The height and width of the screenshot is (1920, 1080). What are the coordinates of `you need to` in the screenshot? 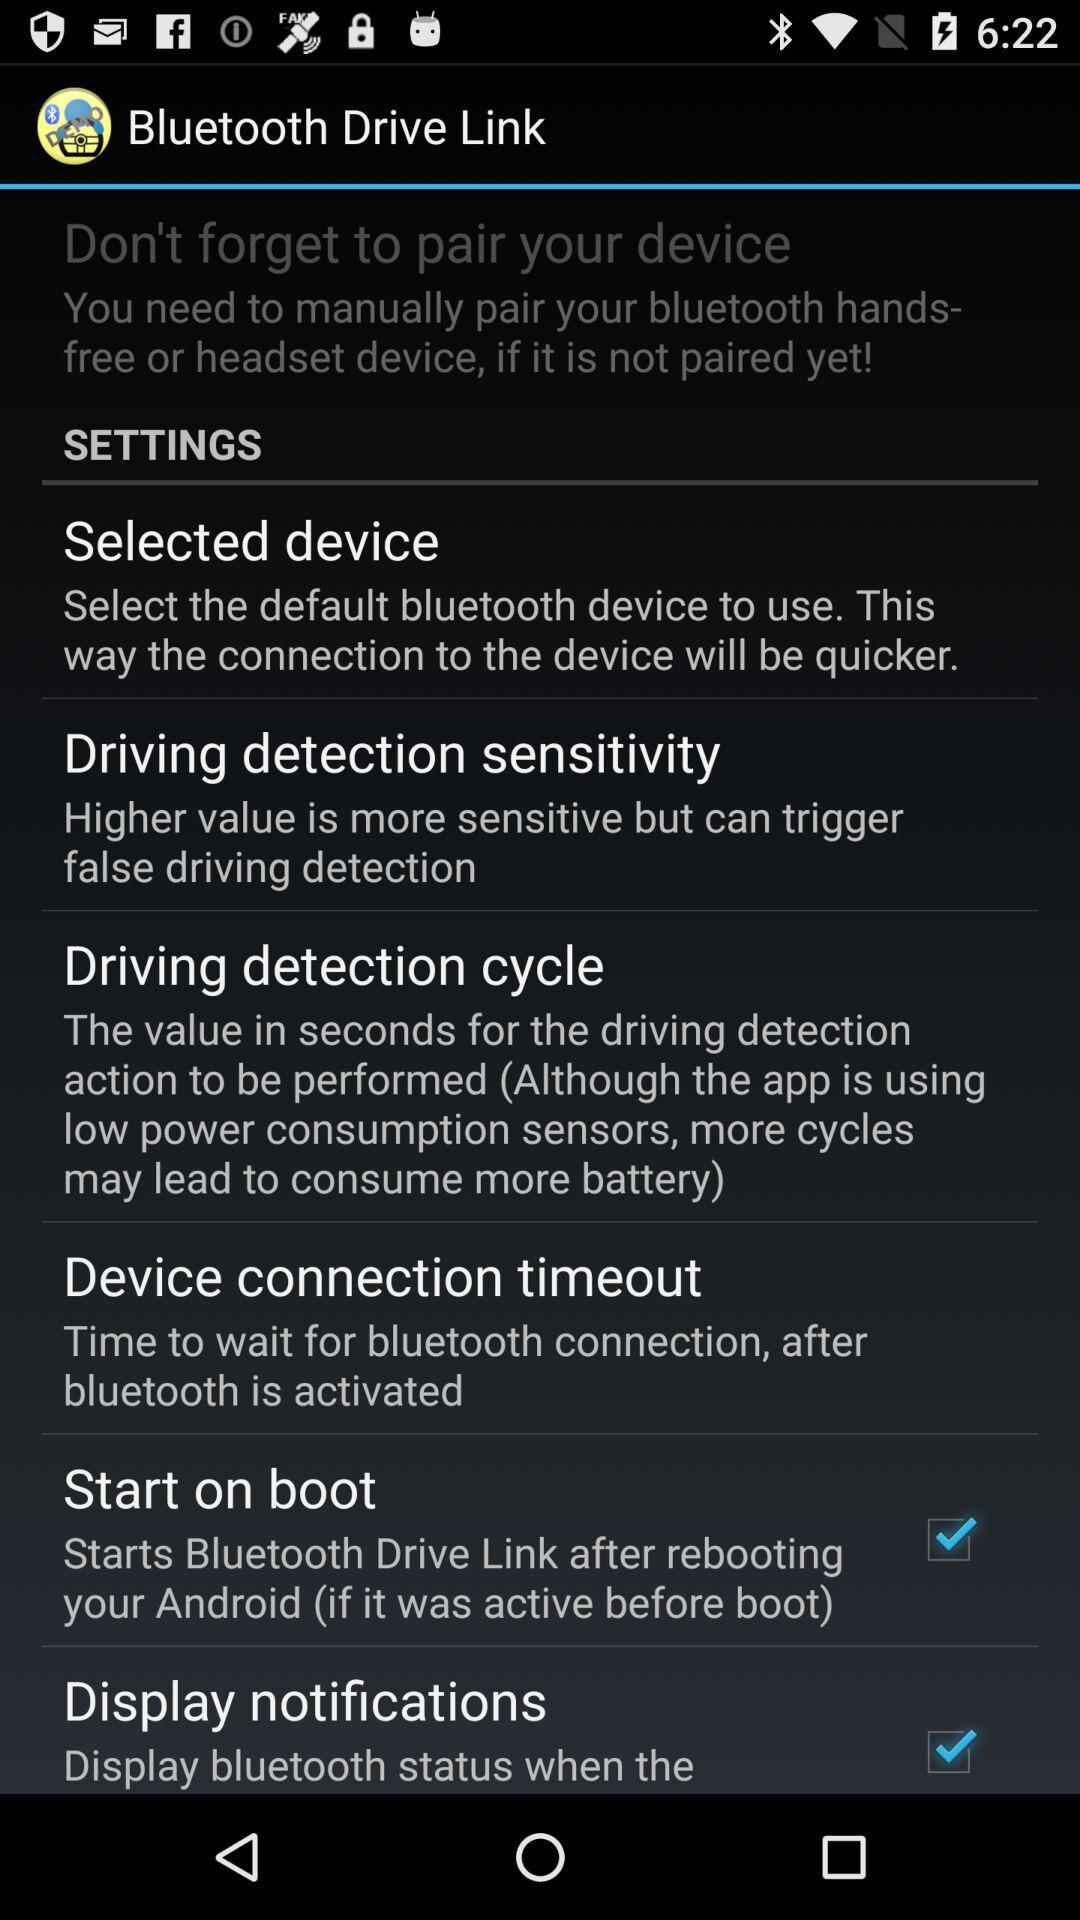 It's located at (525, 330).